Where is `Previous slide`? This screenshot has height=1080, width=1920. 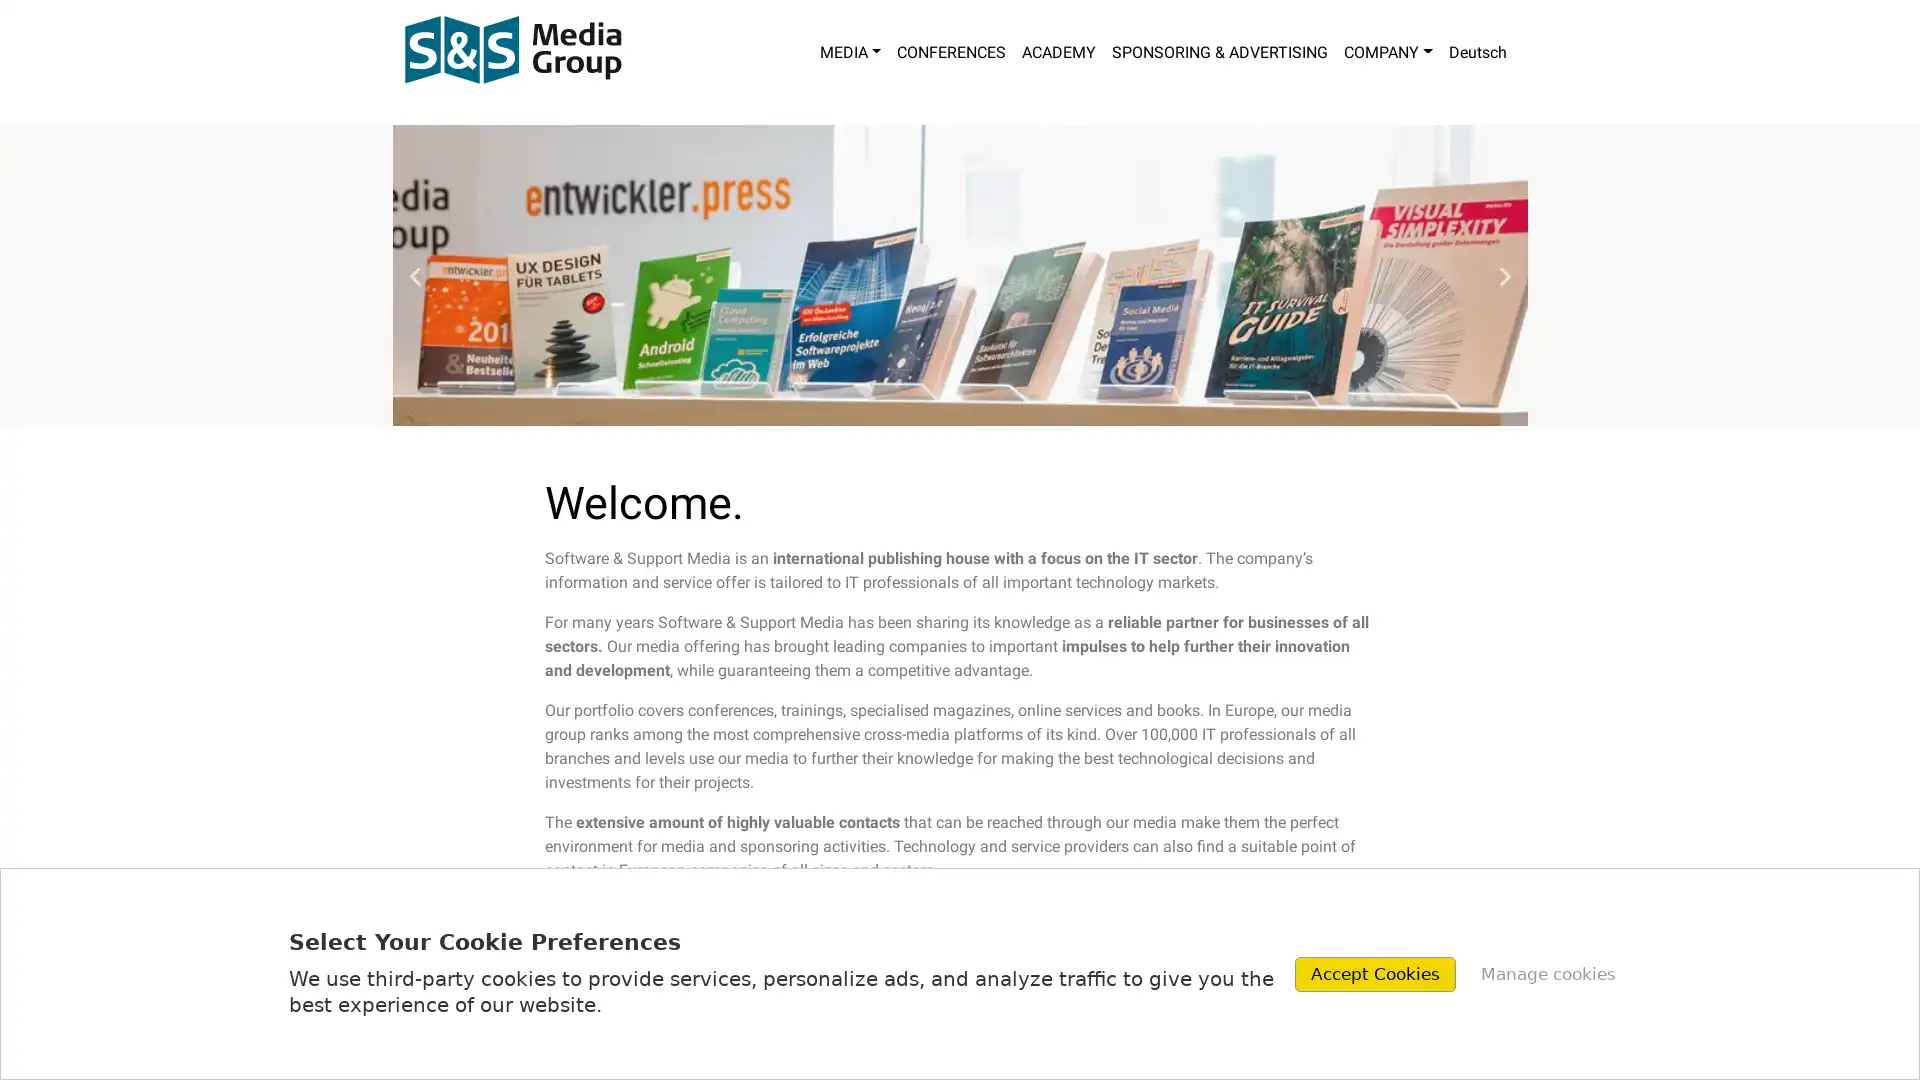
Previous slide is located at coordinates (413, 275).